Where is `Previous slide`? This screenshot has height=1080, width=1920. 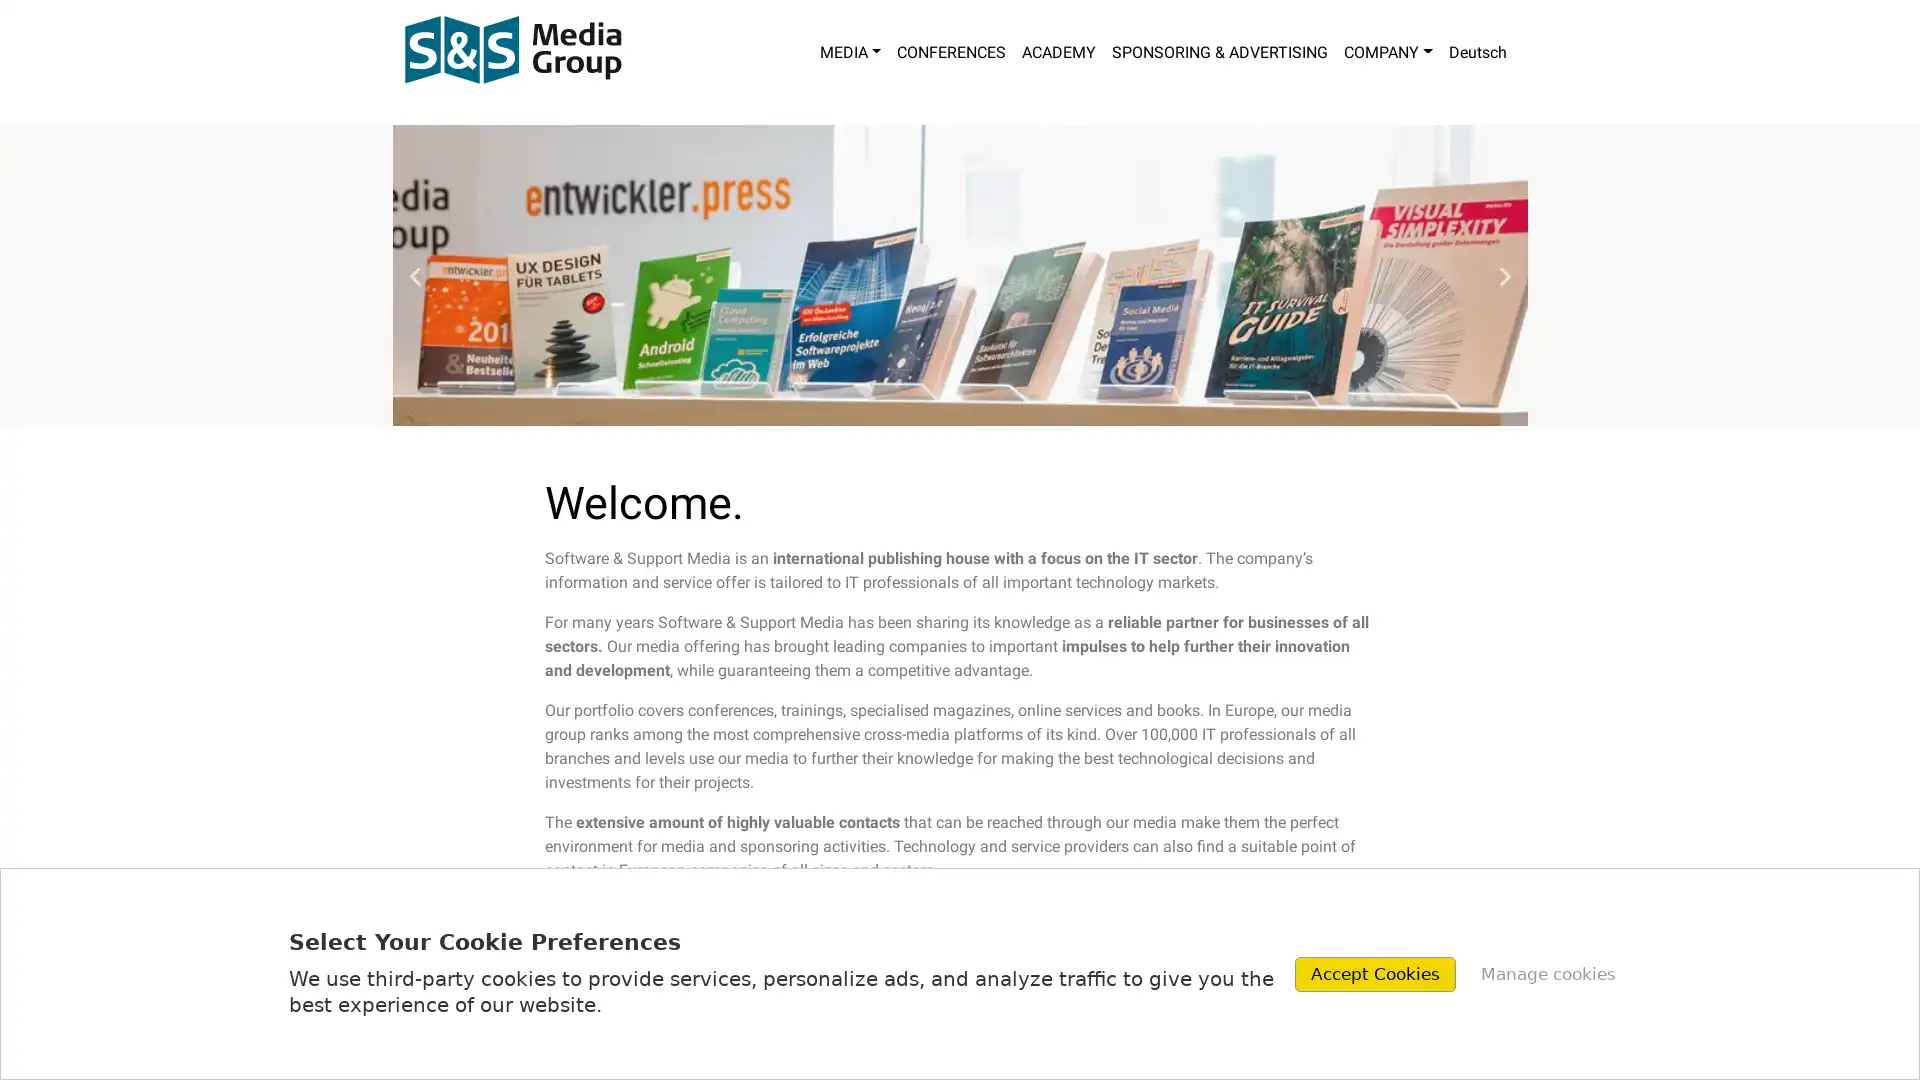
Previous slide is located at coordinates (413, 275).